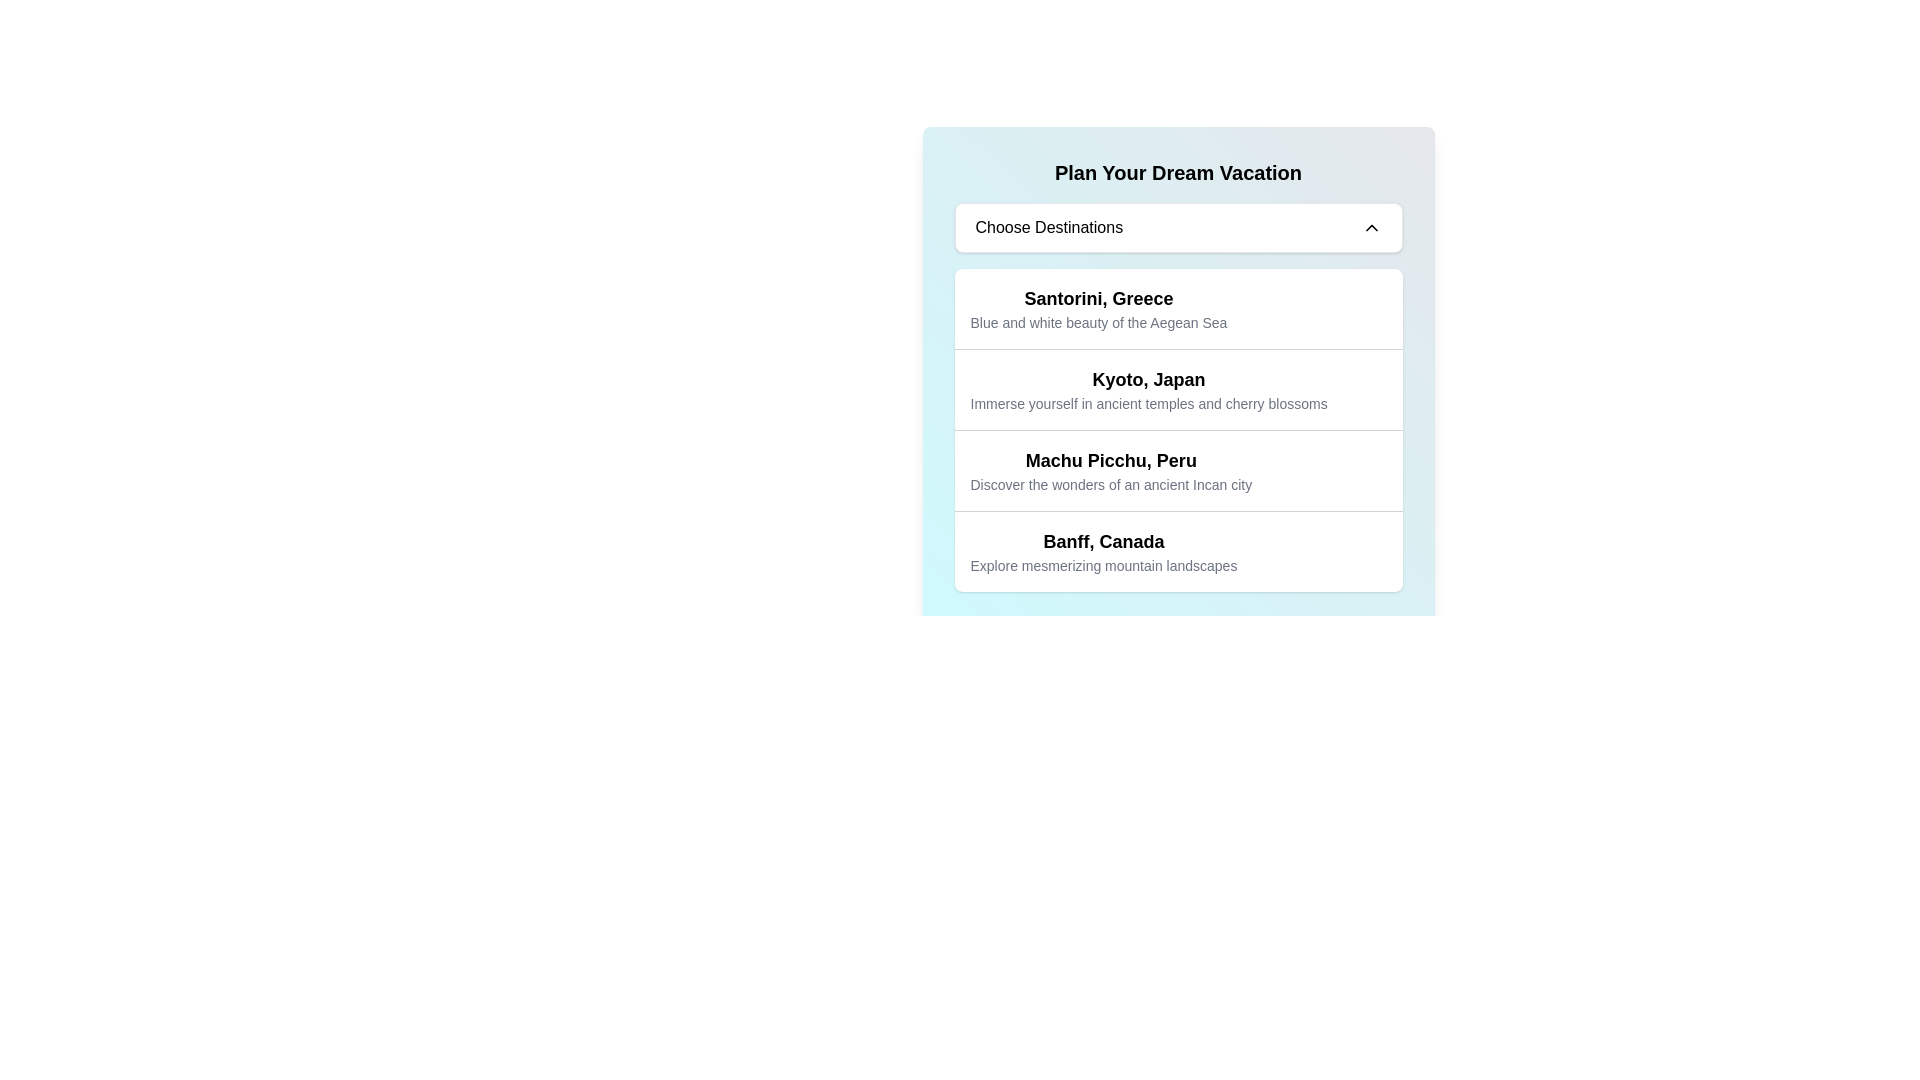  What do you see at coordinates (1178, 470) in the screenshot?
I see `the third selectable card in the list of destinations labeled 'Machu Picchu, Peru'` at bounding box center [1178, 470].